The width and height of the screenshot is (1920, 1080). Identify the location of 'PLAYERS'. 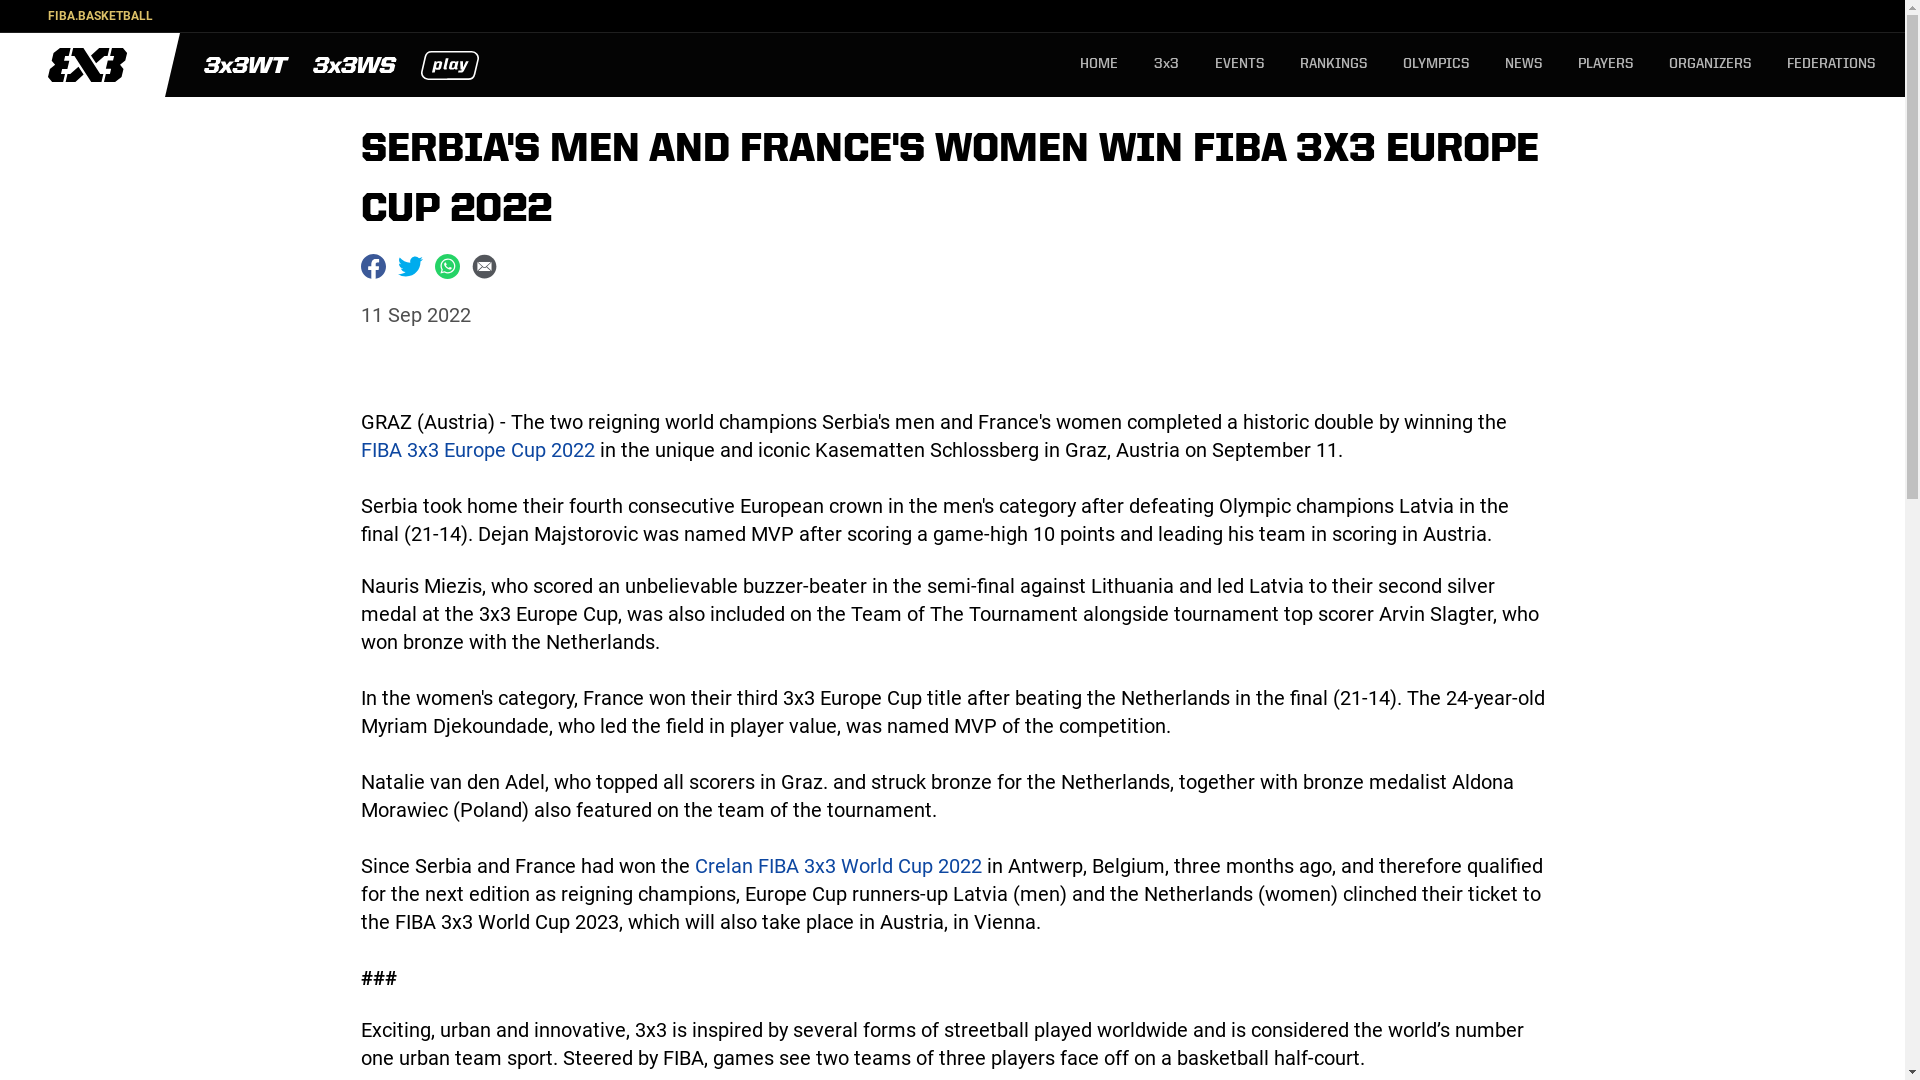
(1605, 63).